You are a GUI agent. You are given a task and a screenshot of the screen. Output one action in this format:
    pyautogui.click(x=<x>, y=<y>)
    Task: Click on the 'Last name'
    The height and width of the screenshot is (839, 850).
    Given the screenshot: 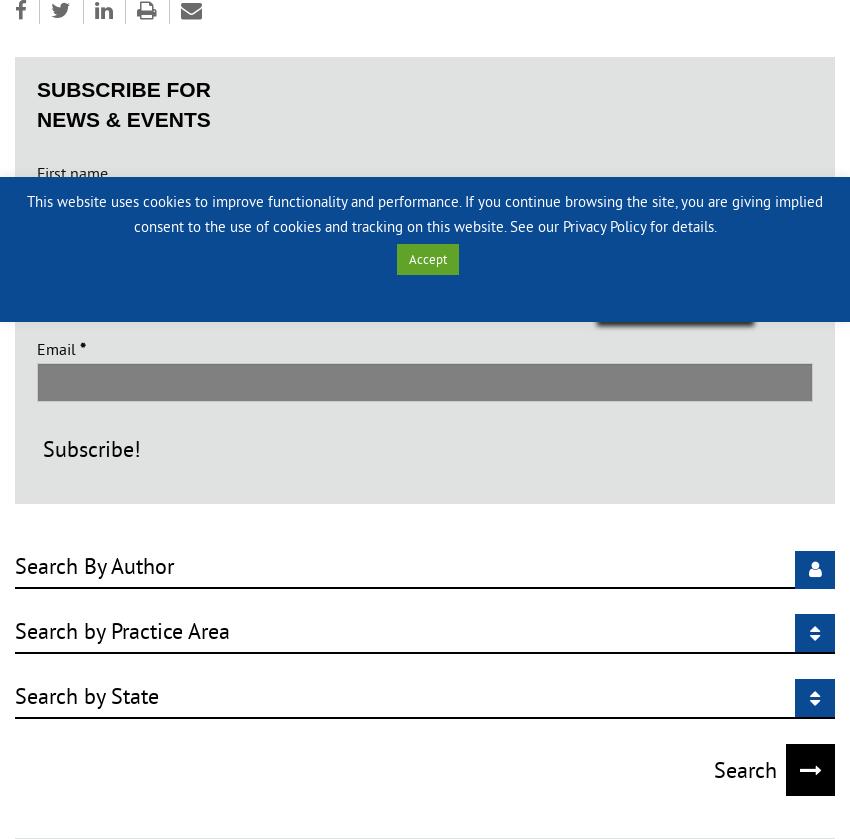 What is the action you would take?
    pyautogui.click(x=71, y=260)
    